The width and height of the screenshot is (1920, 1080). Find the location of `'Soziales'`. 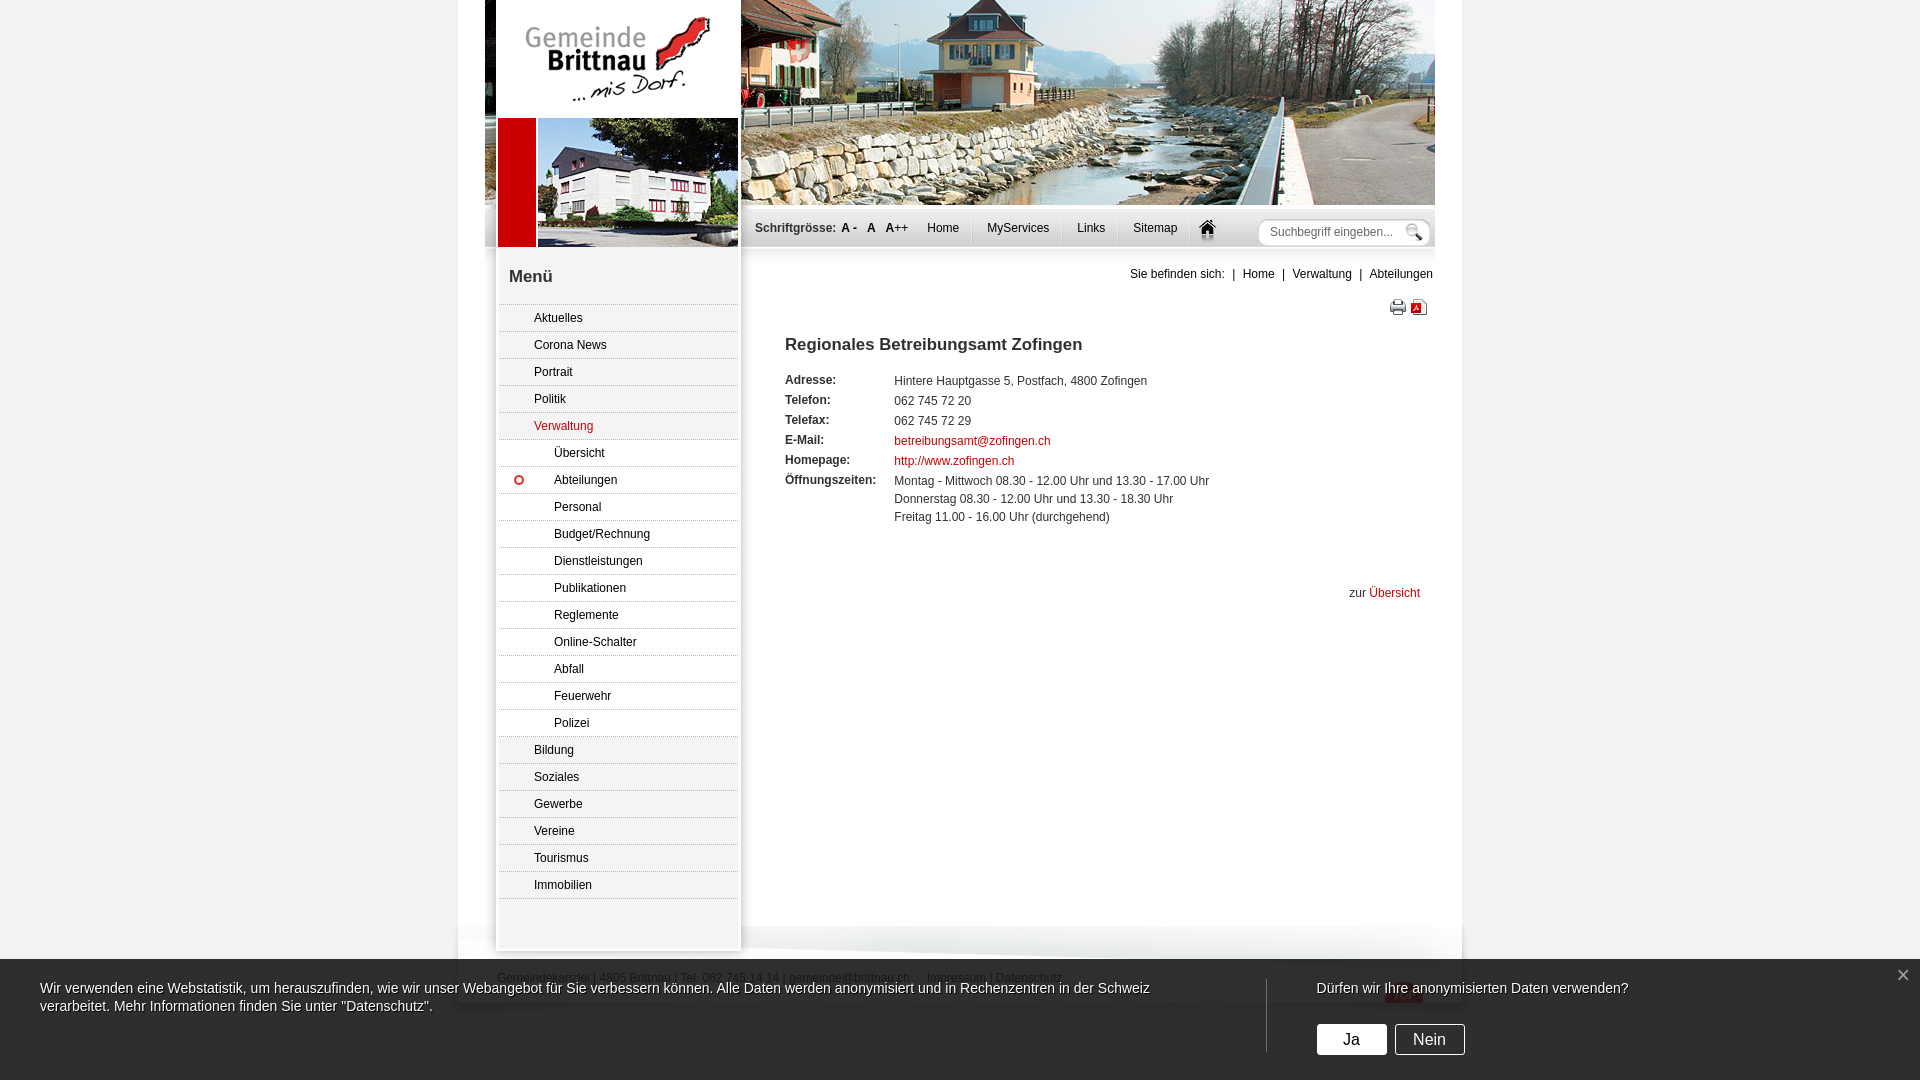

'Soziales' is located at coordinates (499, 776).